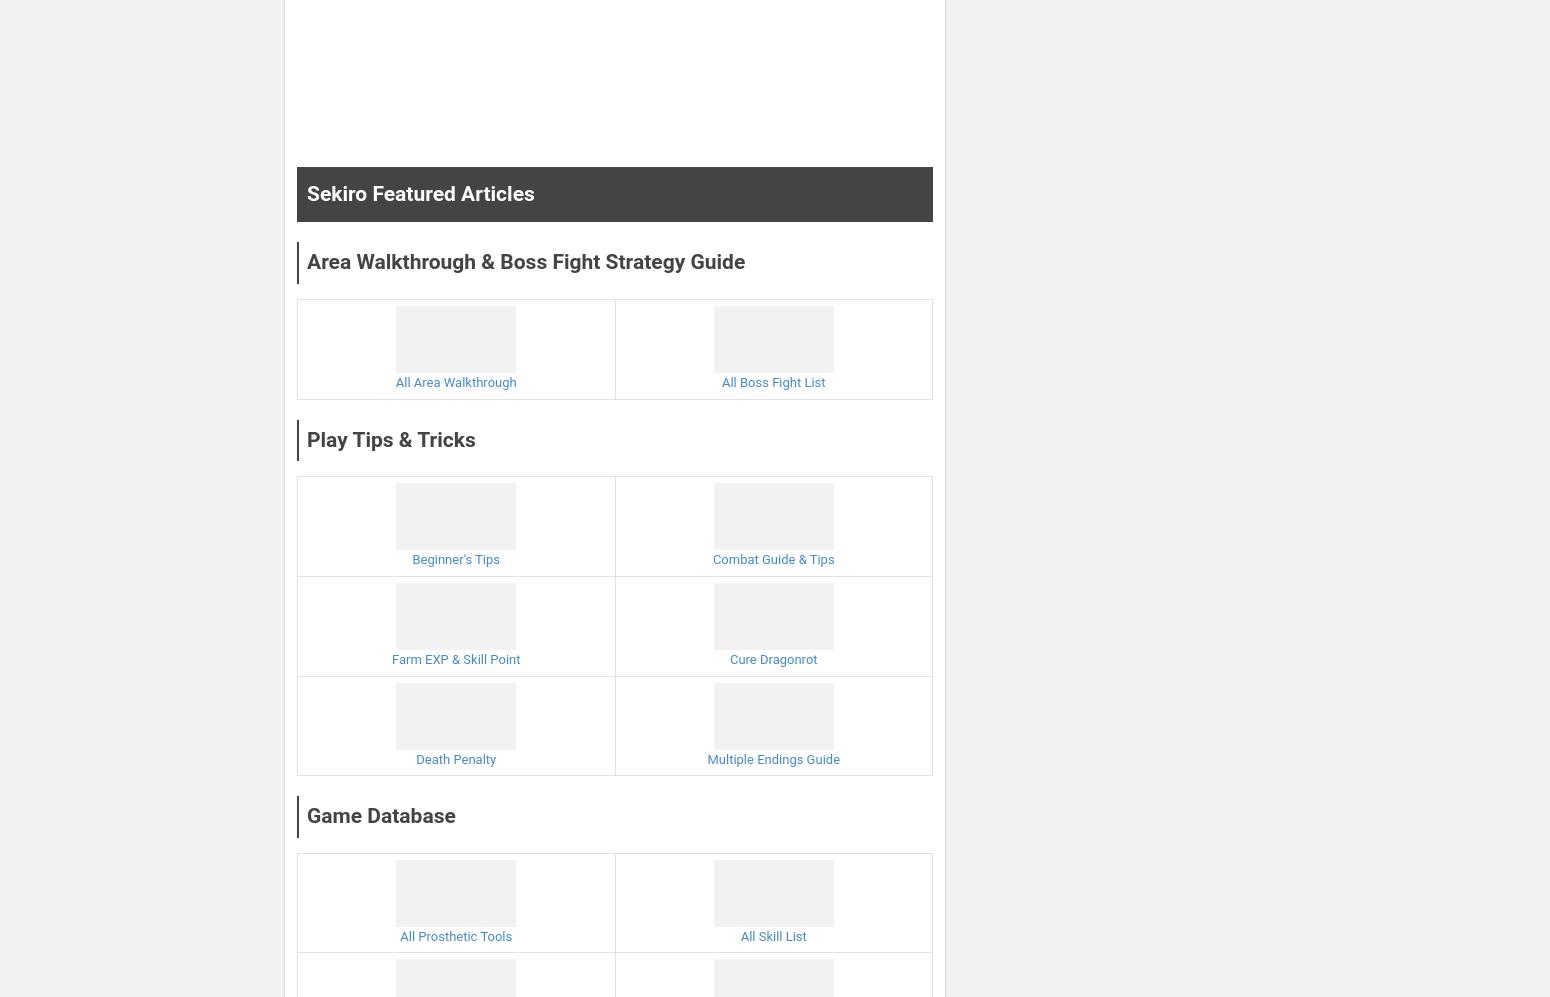 The width and height of the screenshot is (1550, 997). What do you see at coordinates (456, 758) in the screenshot?
I see `'Death Penalty'` at bounding box center [456, 758].